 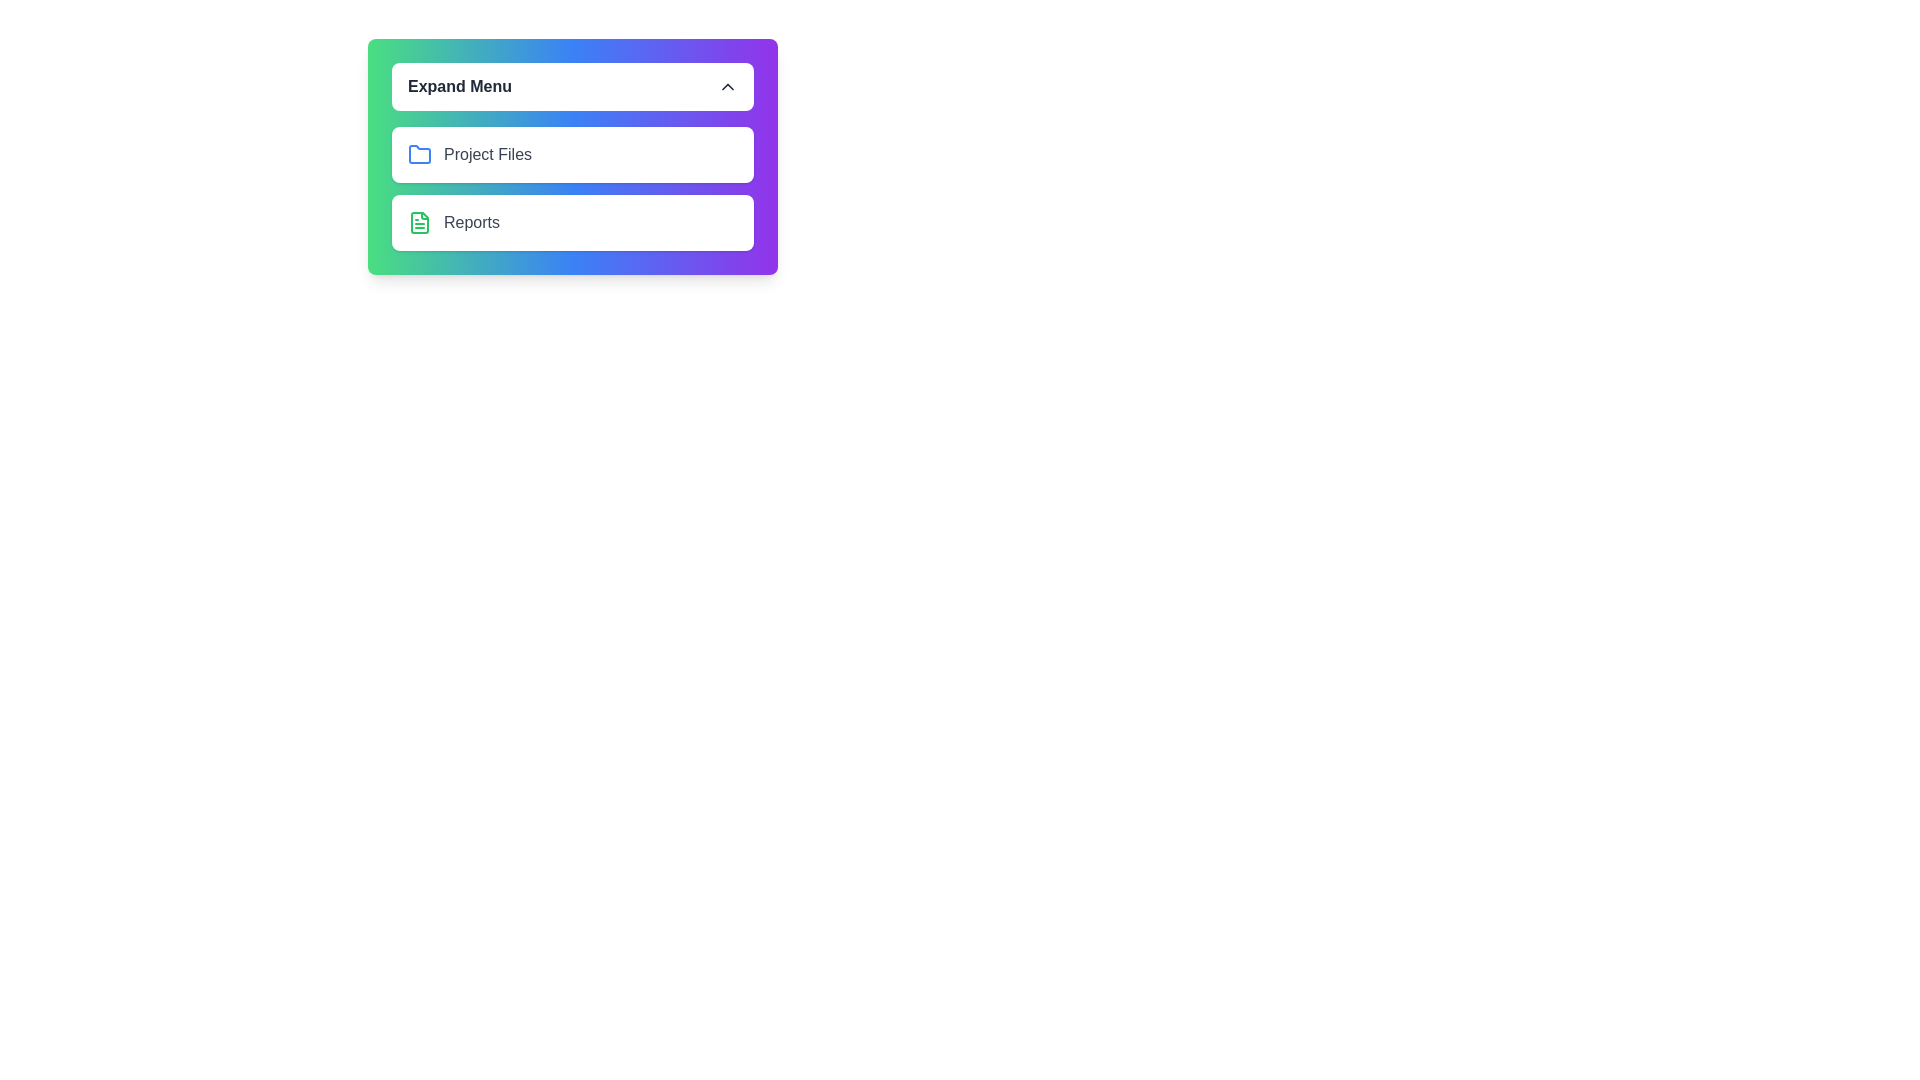 I want to click on the blue folder icon with rounded corners located to the left of the 'Project Files' text in the 'Expand Menu' dropdown, so click(x=419, y=153).